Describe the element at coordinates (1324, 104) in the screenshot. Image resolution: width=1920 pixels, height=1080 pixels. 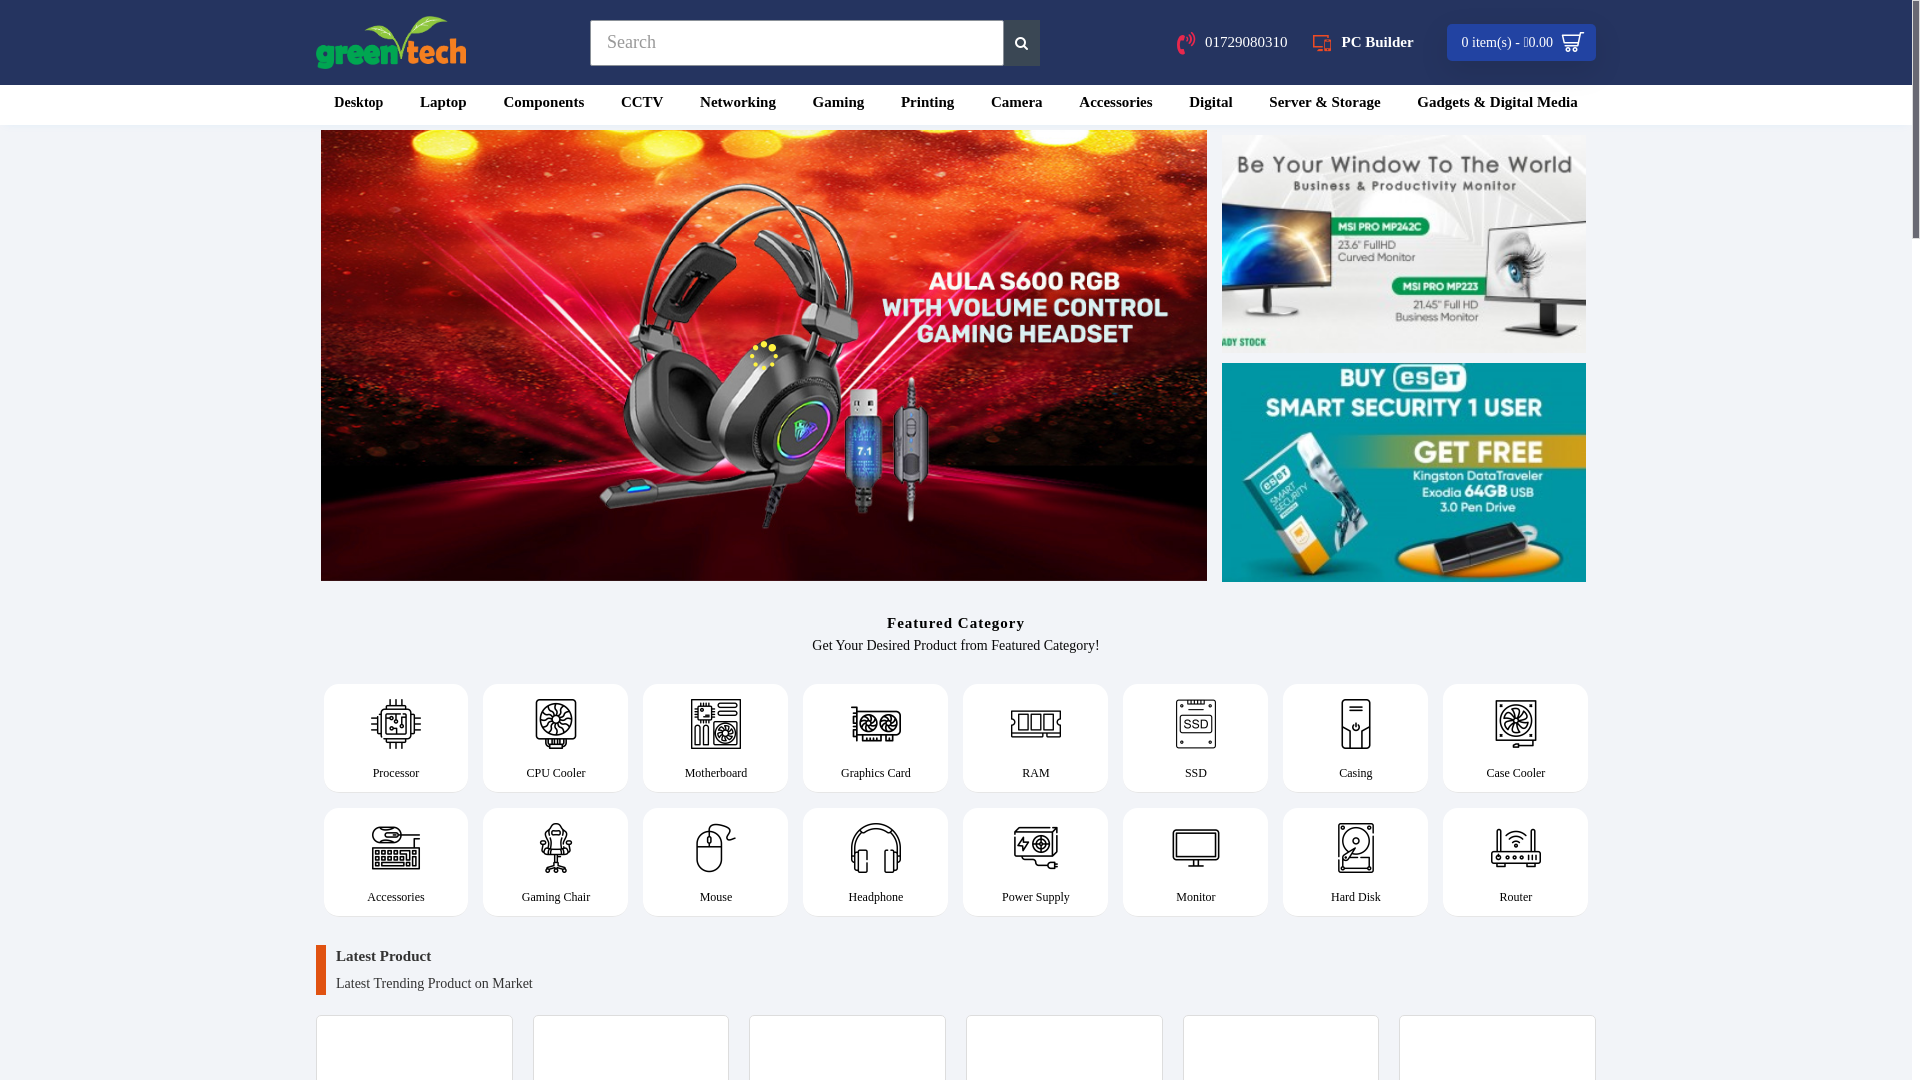
I see `'Server & Storage'` at that location.